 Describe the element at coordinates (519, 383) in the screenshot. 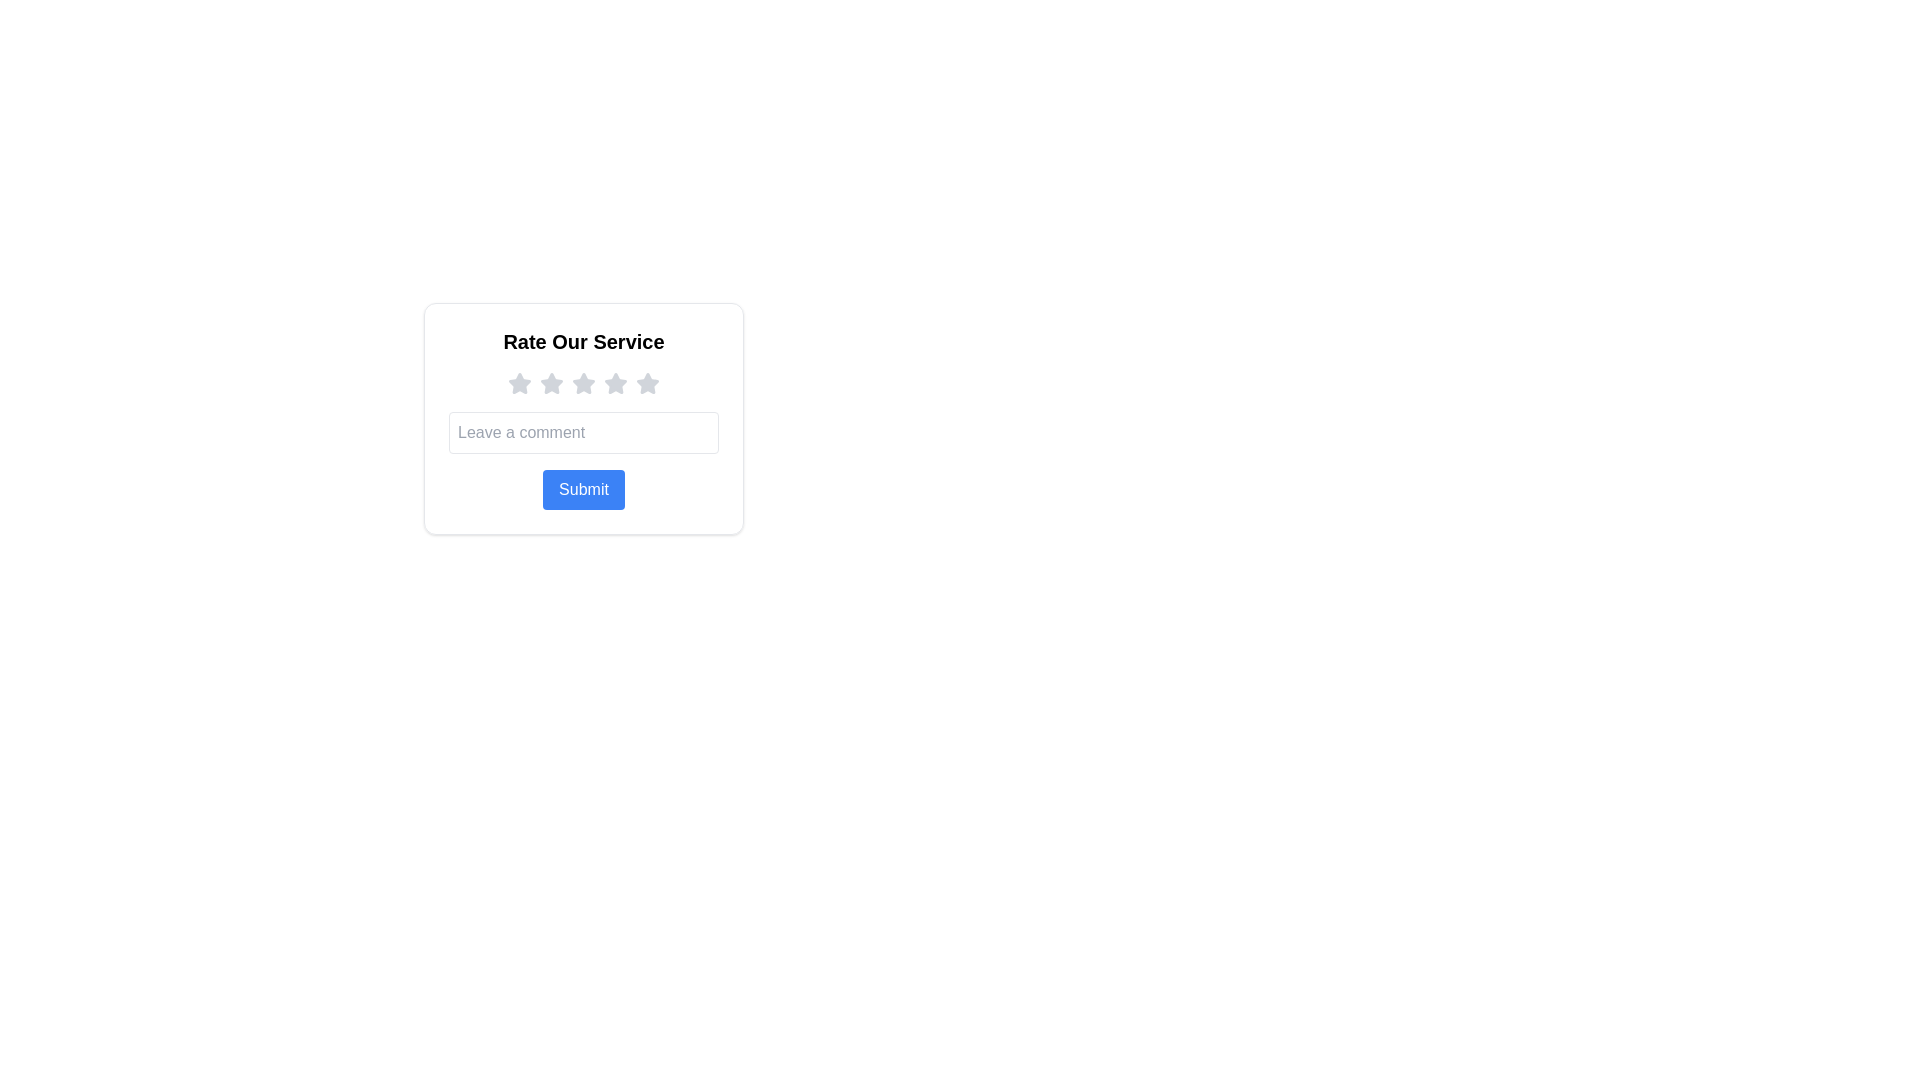

I see `the first star icon in the rating interface to indicate selection` at that location.